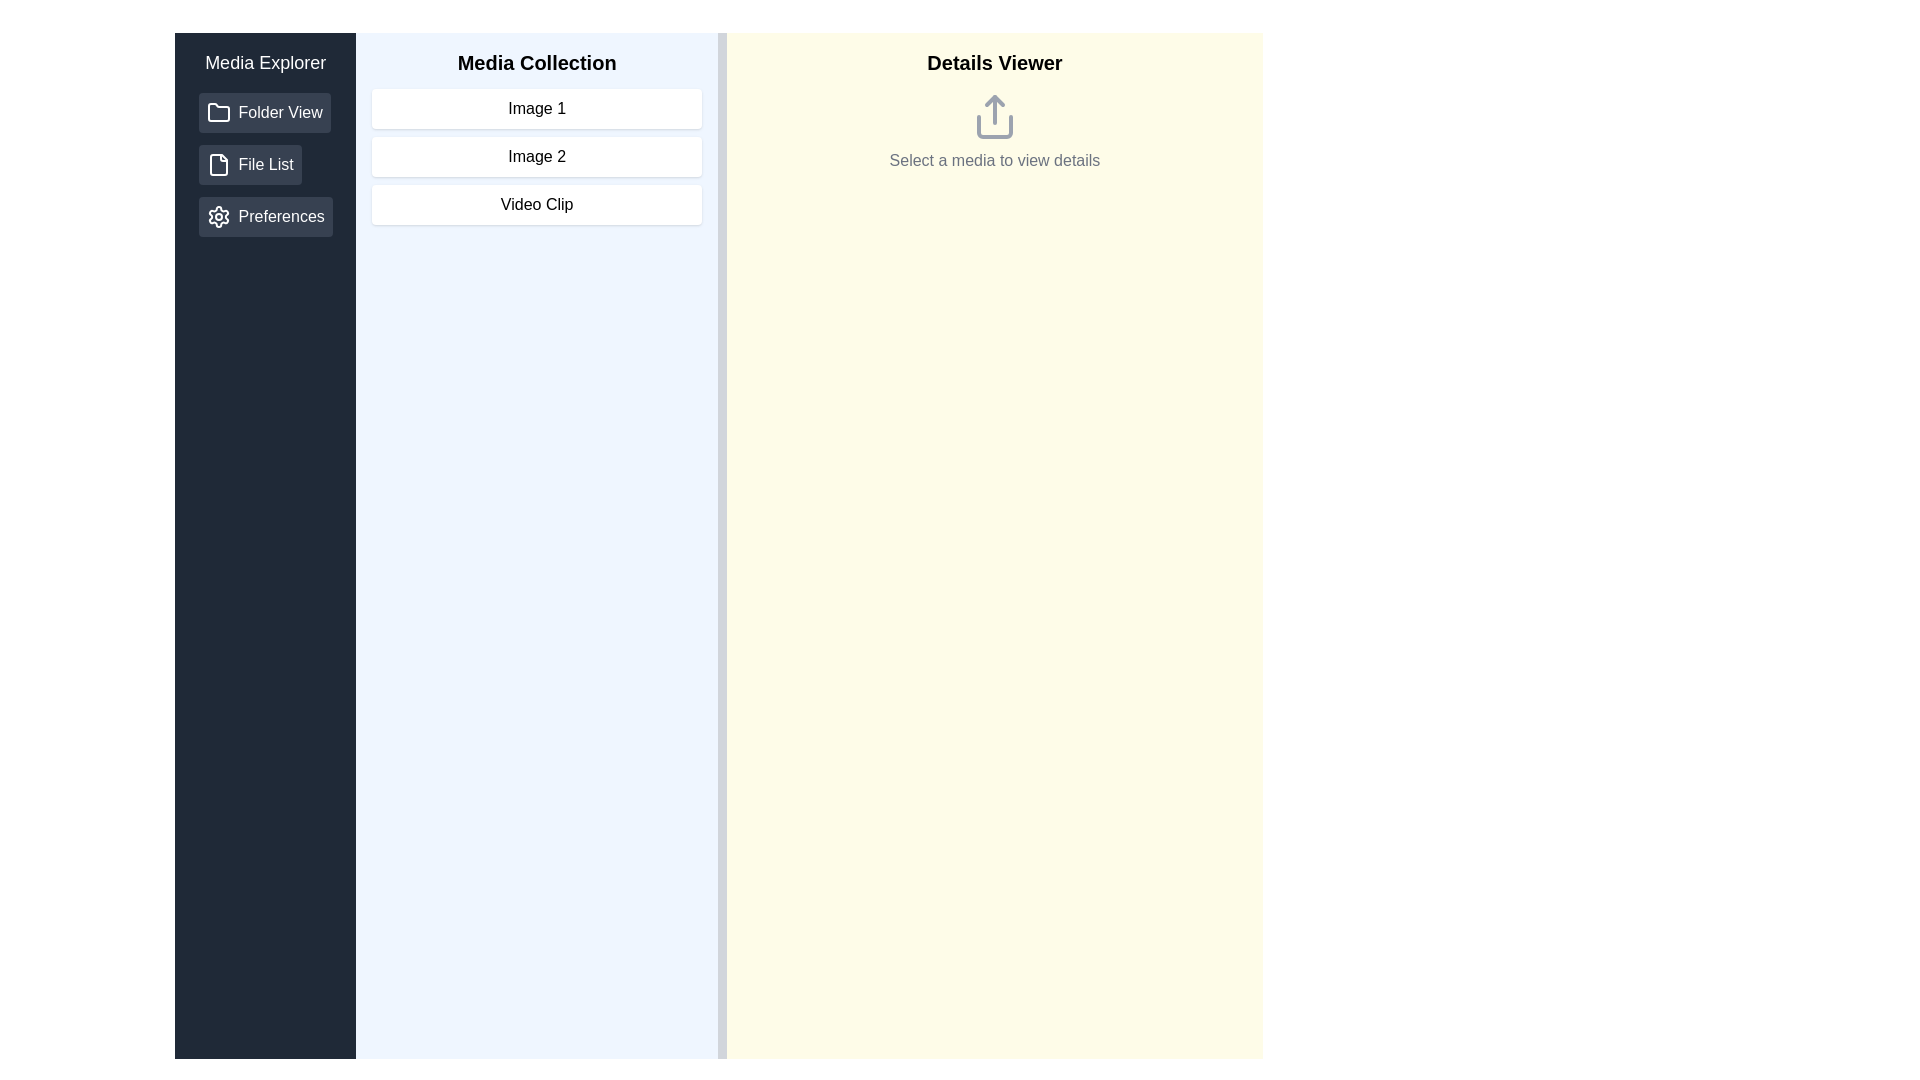 Image resolution: width=1920 pixels, height=1080 pixels. Describe the element at coordinates (264, 61) in the screenshot. I see `the sidebar title label that indicates the current functionality or section's purpose, located at the topmost part of the sidebar` at that location.